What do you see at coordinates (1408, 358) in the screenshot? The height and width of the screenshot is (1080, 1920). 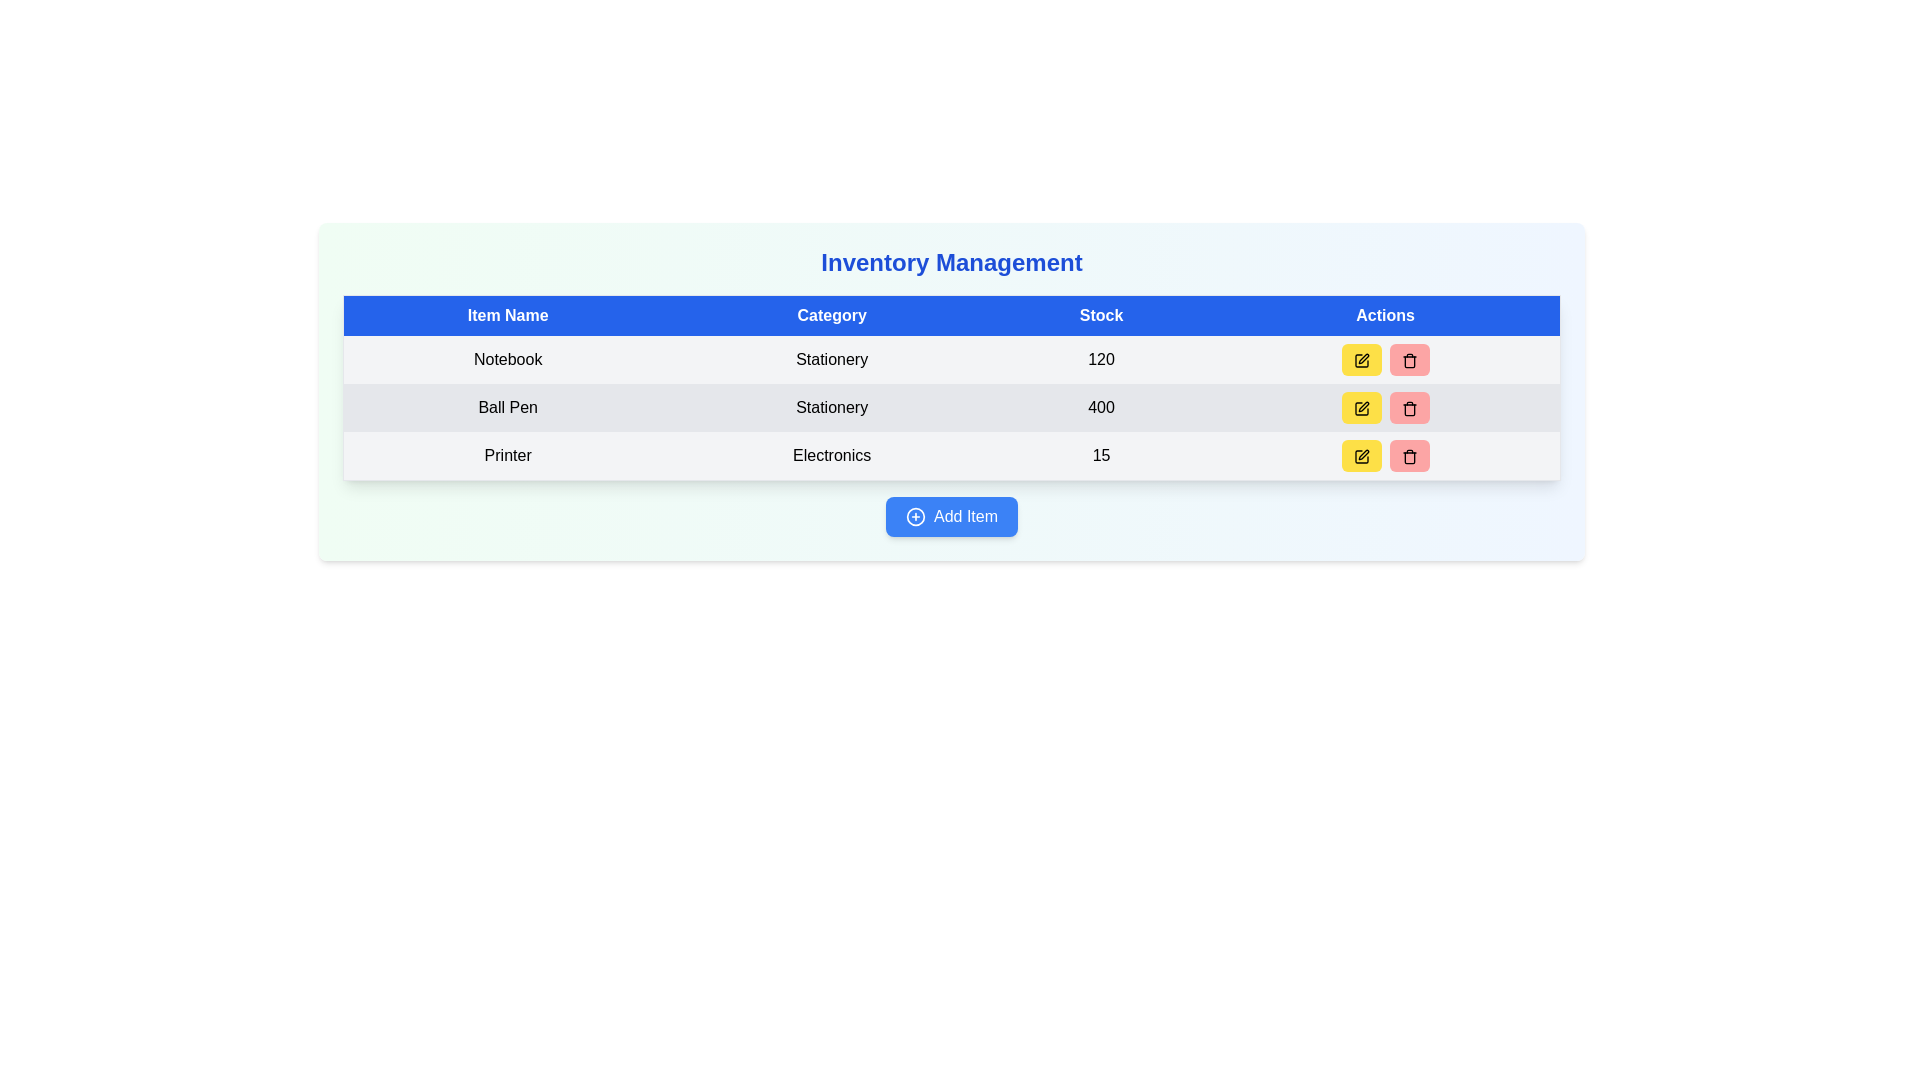 I see `the delete button located in the 'Actions' column of the table, positioned to the right of the yellow 'Edit' button, aligned with the 'Ball Pen' row` at bounding box center [1408, 358].